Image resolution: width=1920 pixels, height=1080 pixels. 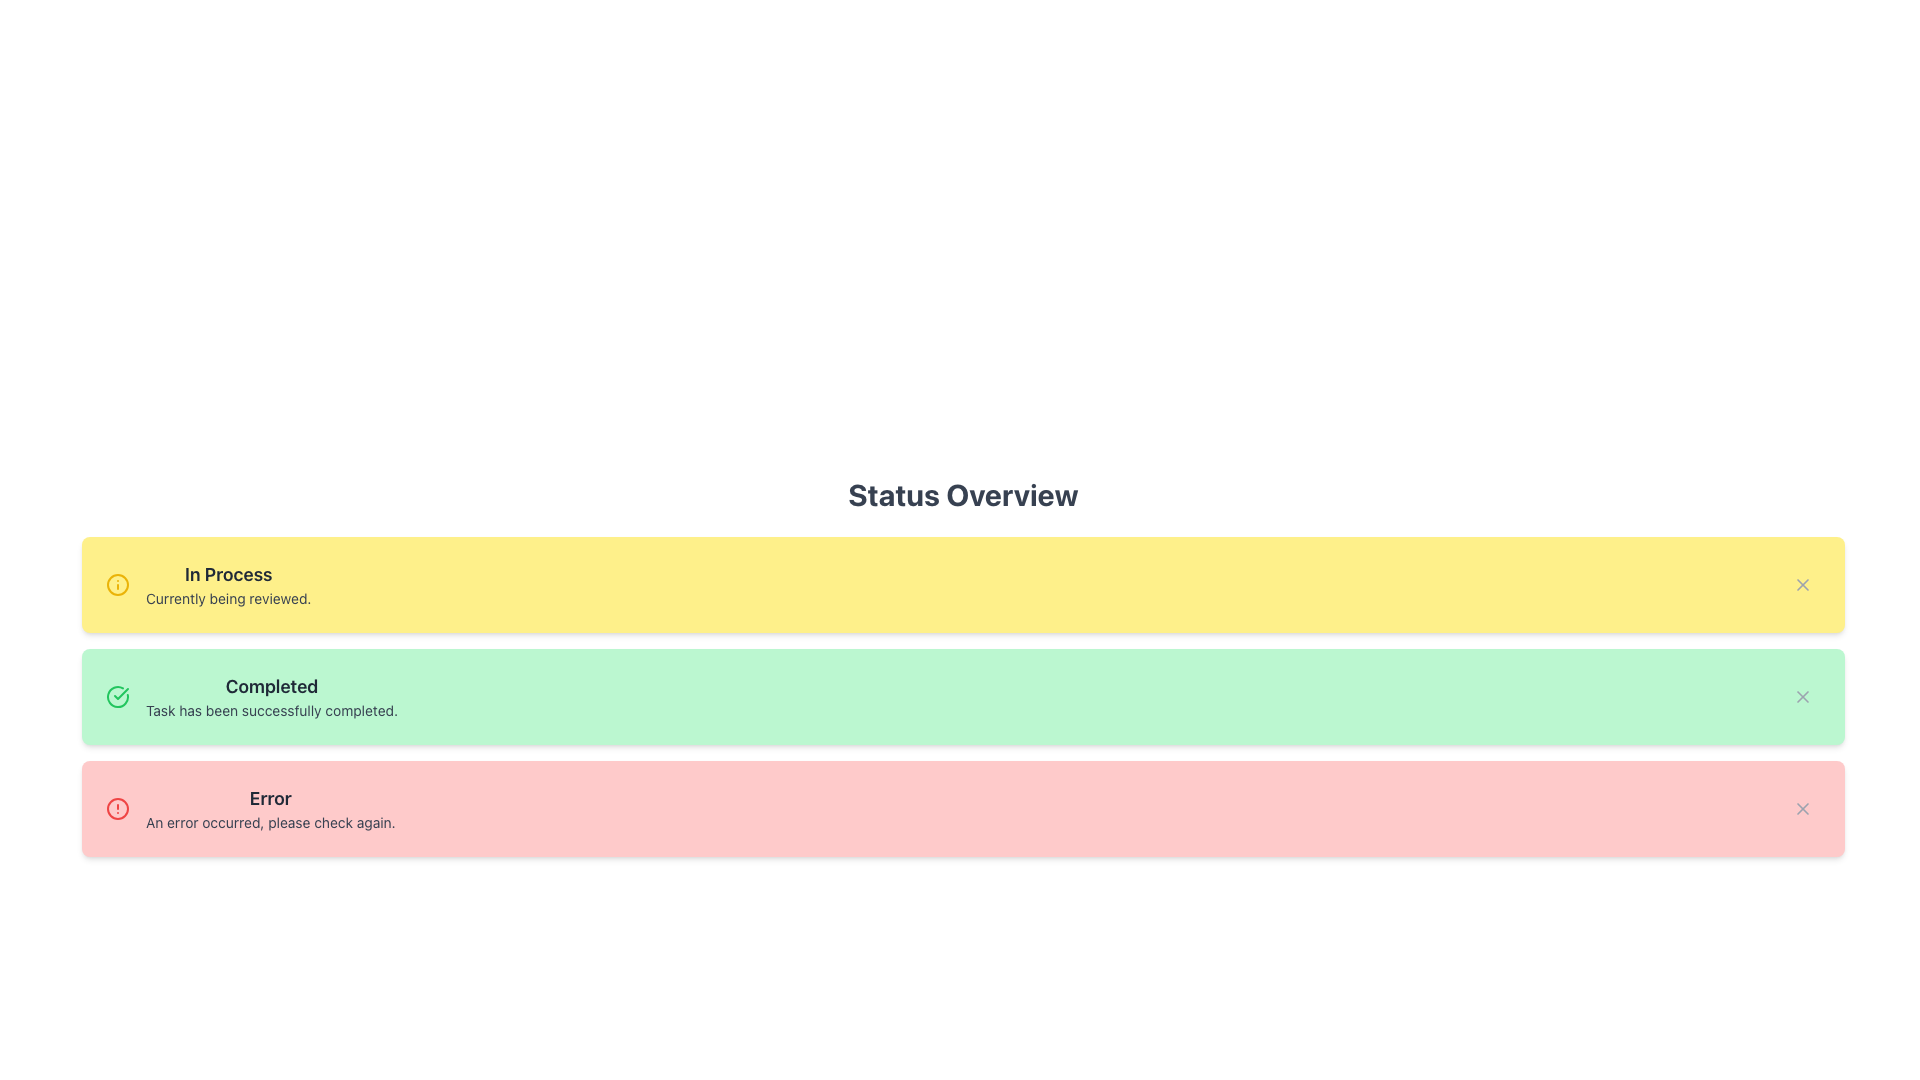 I want to click on the small rounded button with a gray 'X' icon located at the top-right corner of the yellow notification card labeled 'In Process' to change its color to darker gray, so click(x=1803, y=585).